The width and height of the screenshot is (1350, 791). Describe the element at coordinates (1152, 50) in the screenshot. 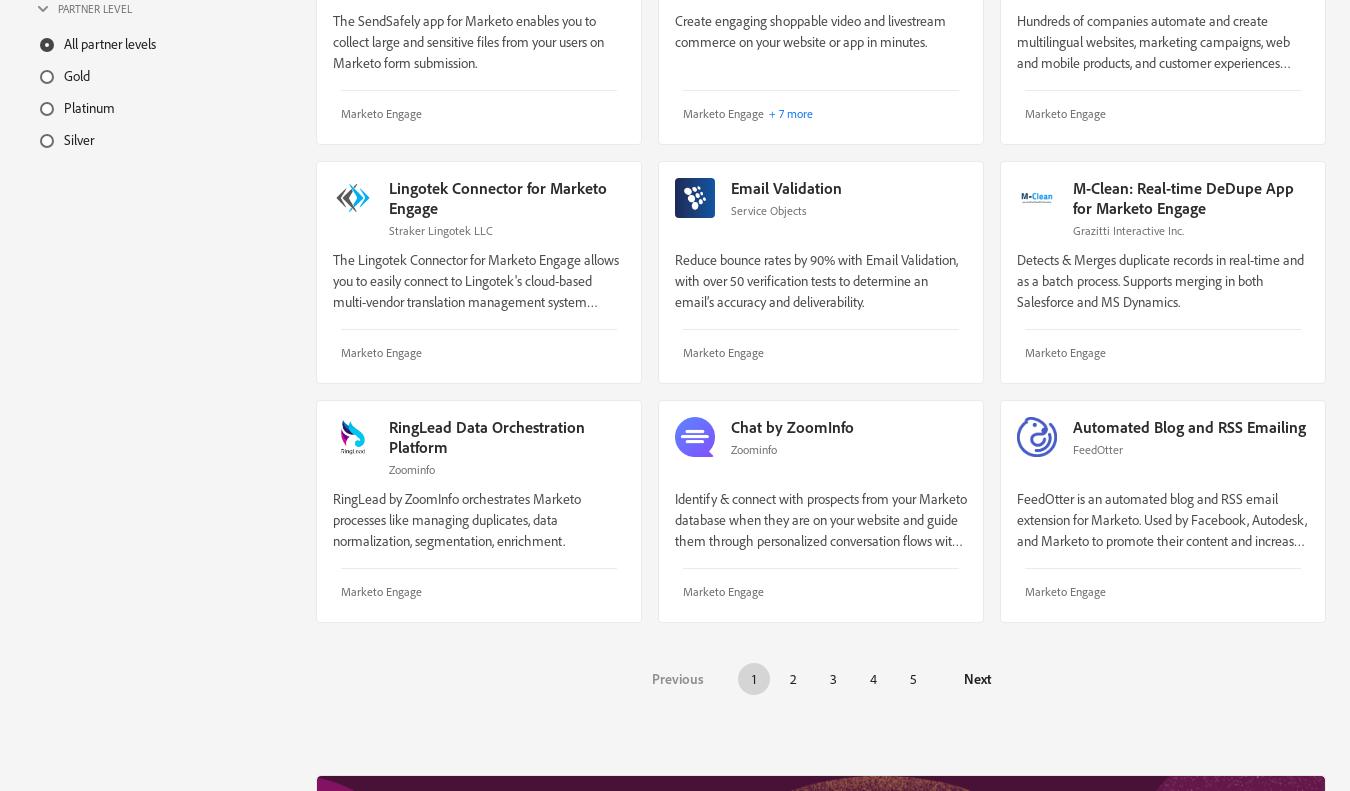

I see `'Hundreds of companies automate and create multilingual websites, marketing campaigns, web and mobile products, and customer experiences using Smartling.'` at that location.